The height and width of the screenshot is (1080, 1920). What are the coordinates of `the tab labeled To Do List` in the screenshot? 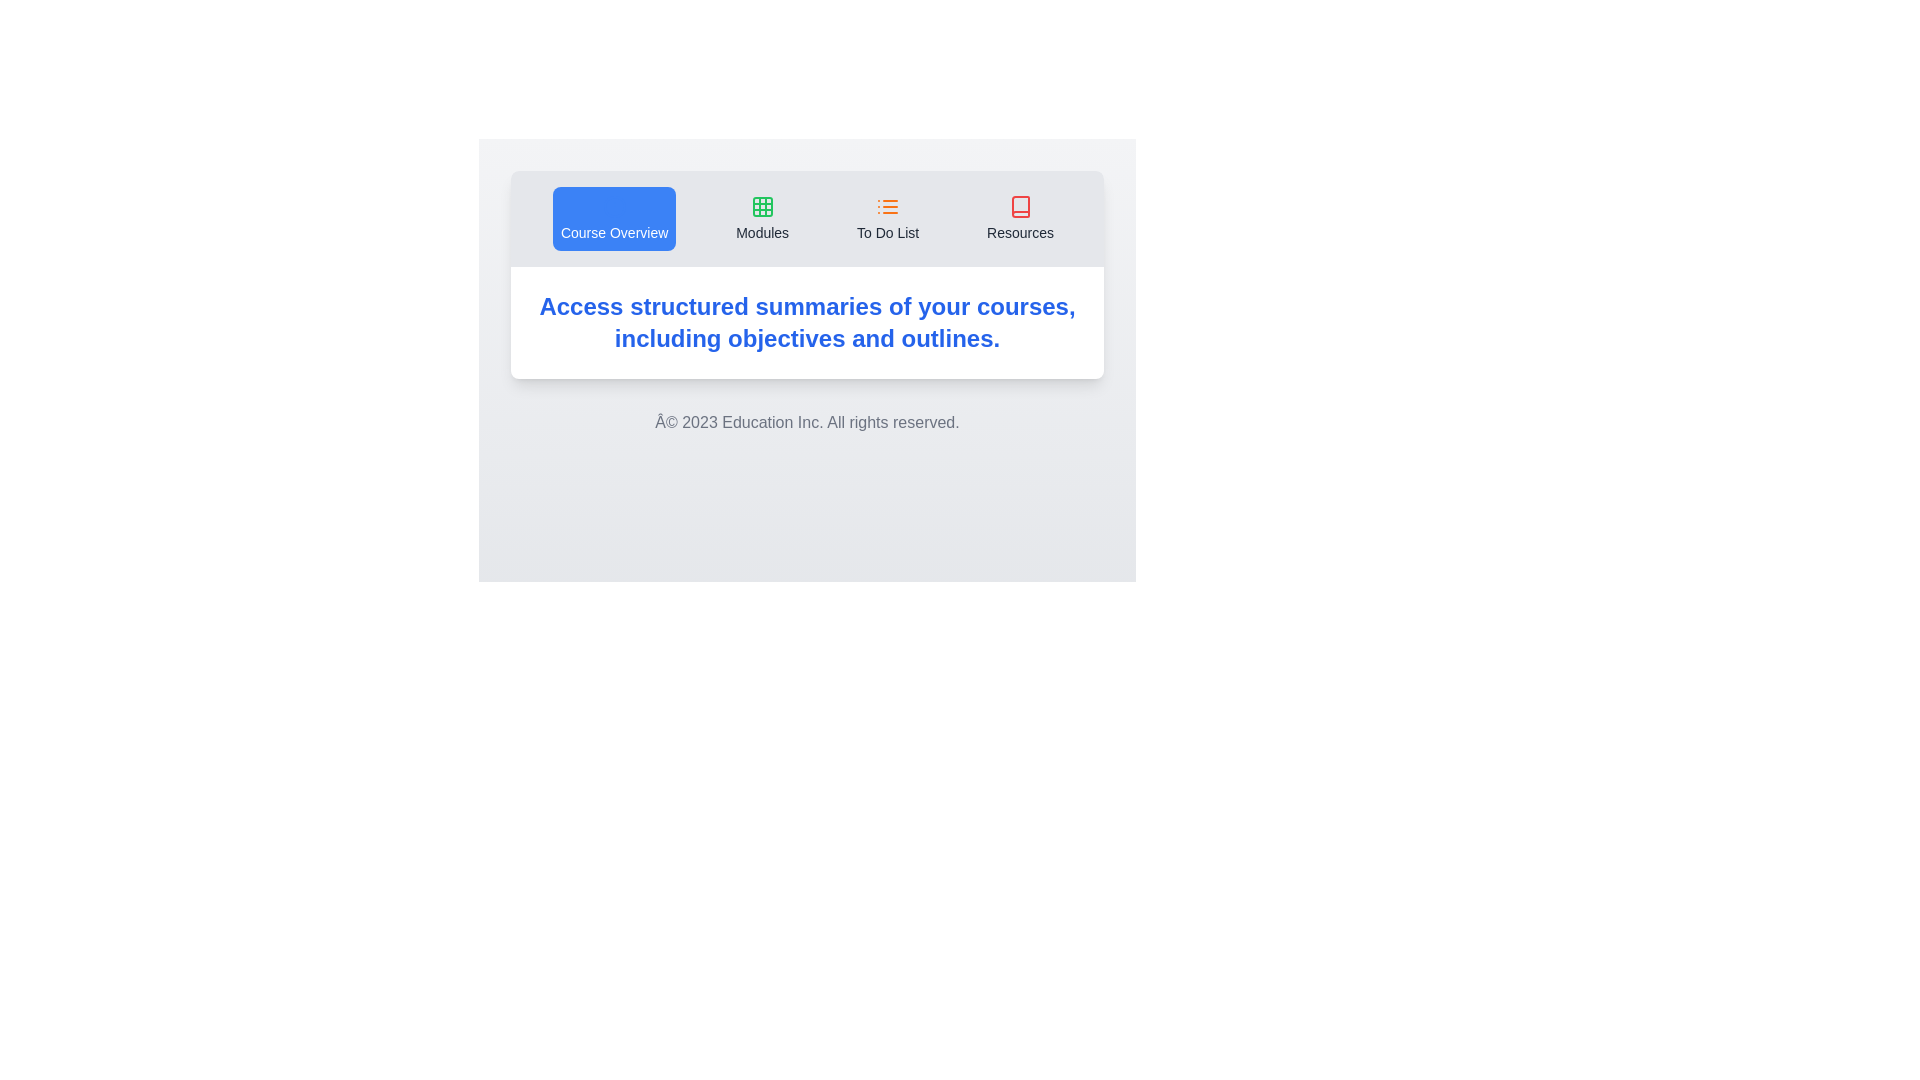 It's located at (887, 219).